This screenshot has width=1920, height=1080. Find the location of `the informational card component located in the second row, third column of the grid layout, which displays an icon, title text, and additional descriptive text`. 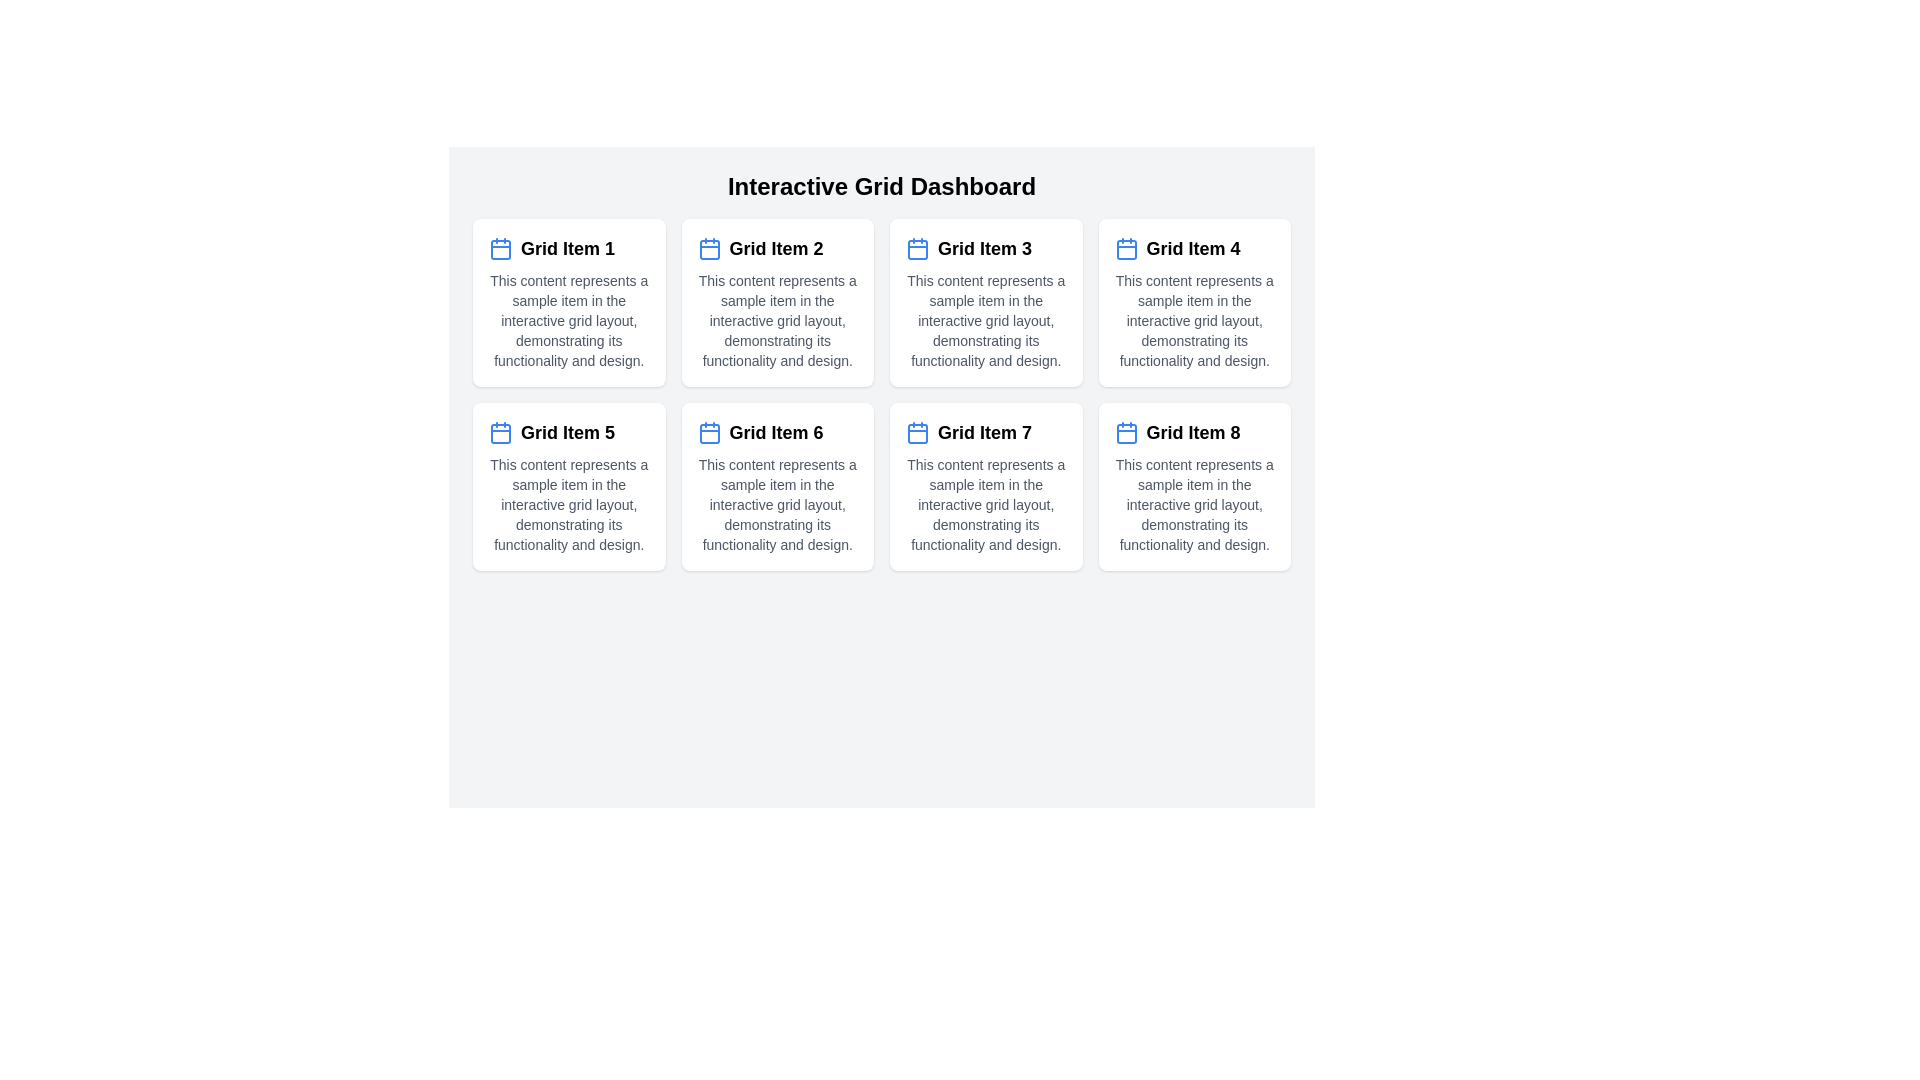

the informational card component located in the second row, third column of the grid layout, which displays an icon, title text, and additional descriptive text is located at coordinates (986, 486).